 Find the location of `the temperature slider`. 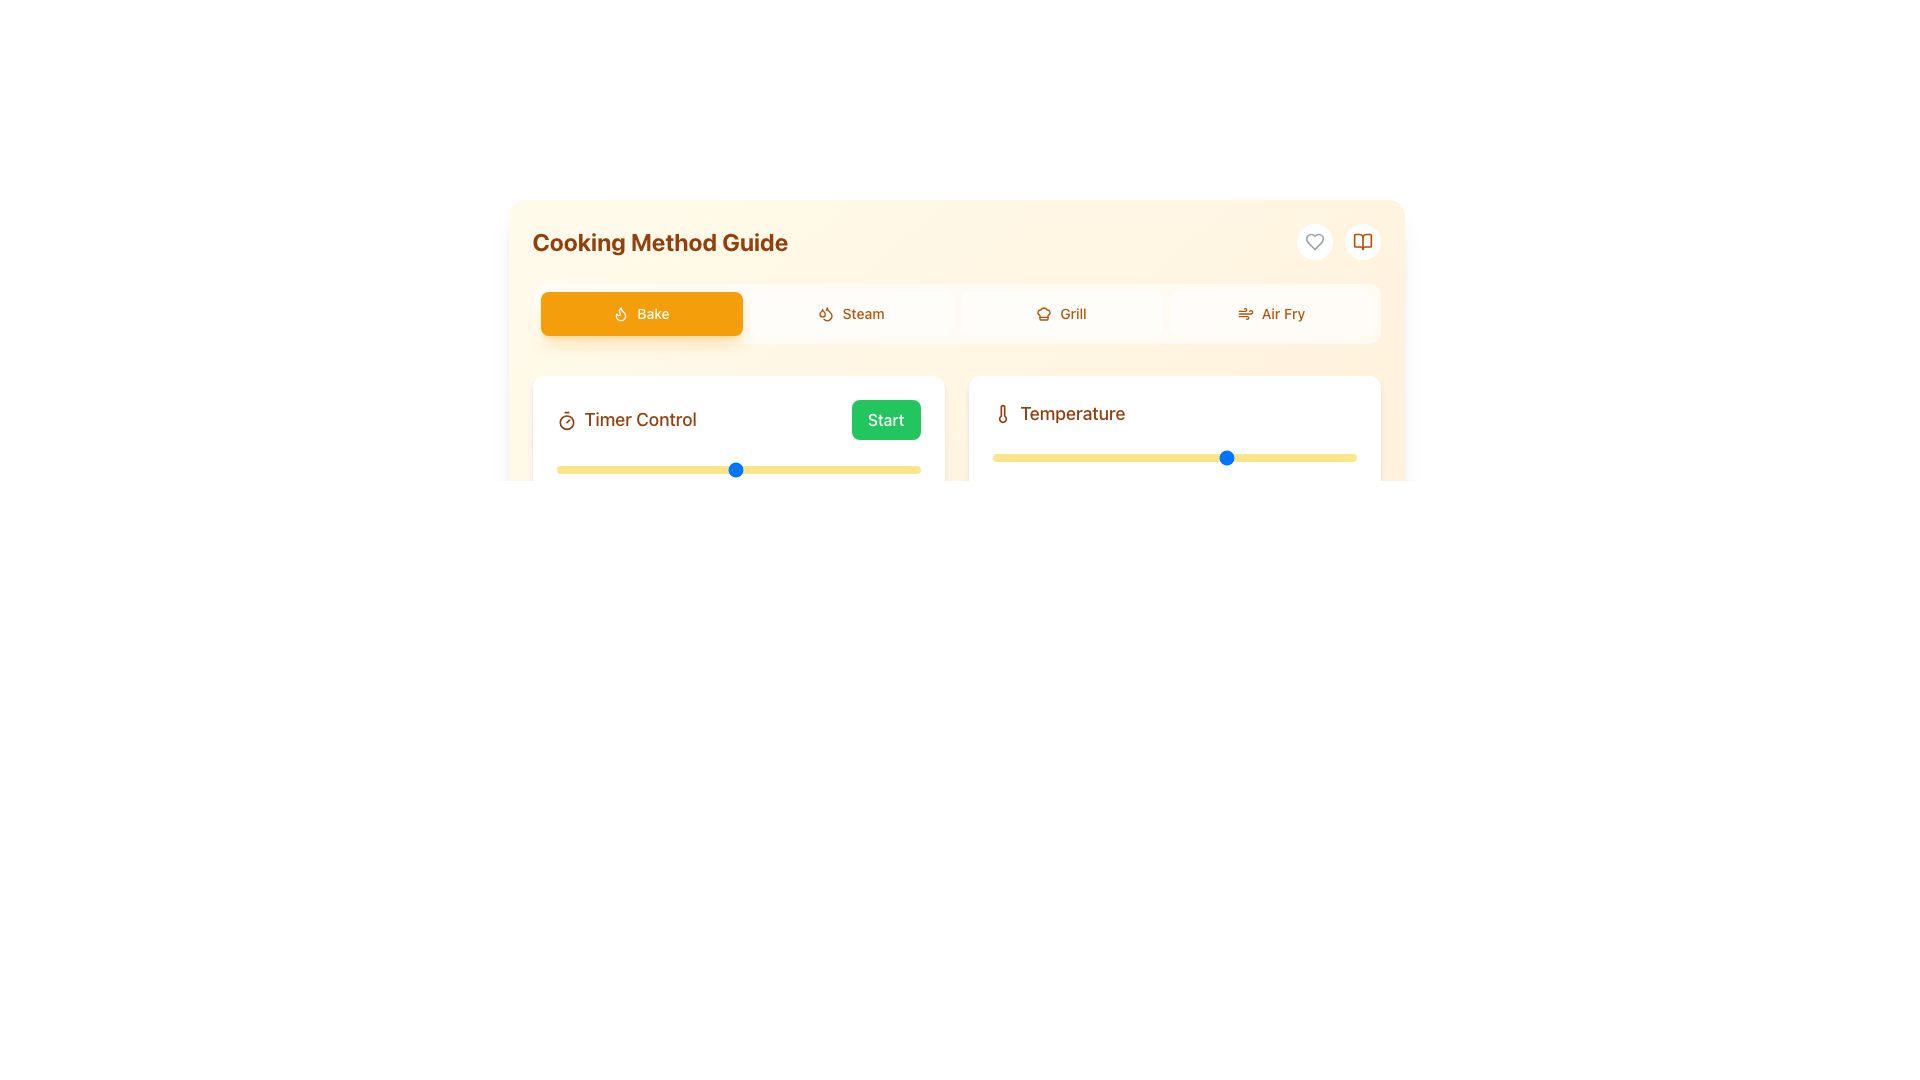

the temperature slider is located at coordinates (1209, 458).